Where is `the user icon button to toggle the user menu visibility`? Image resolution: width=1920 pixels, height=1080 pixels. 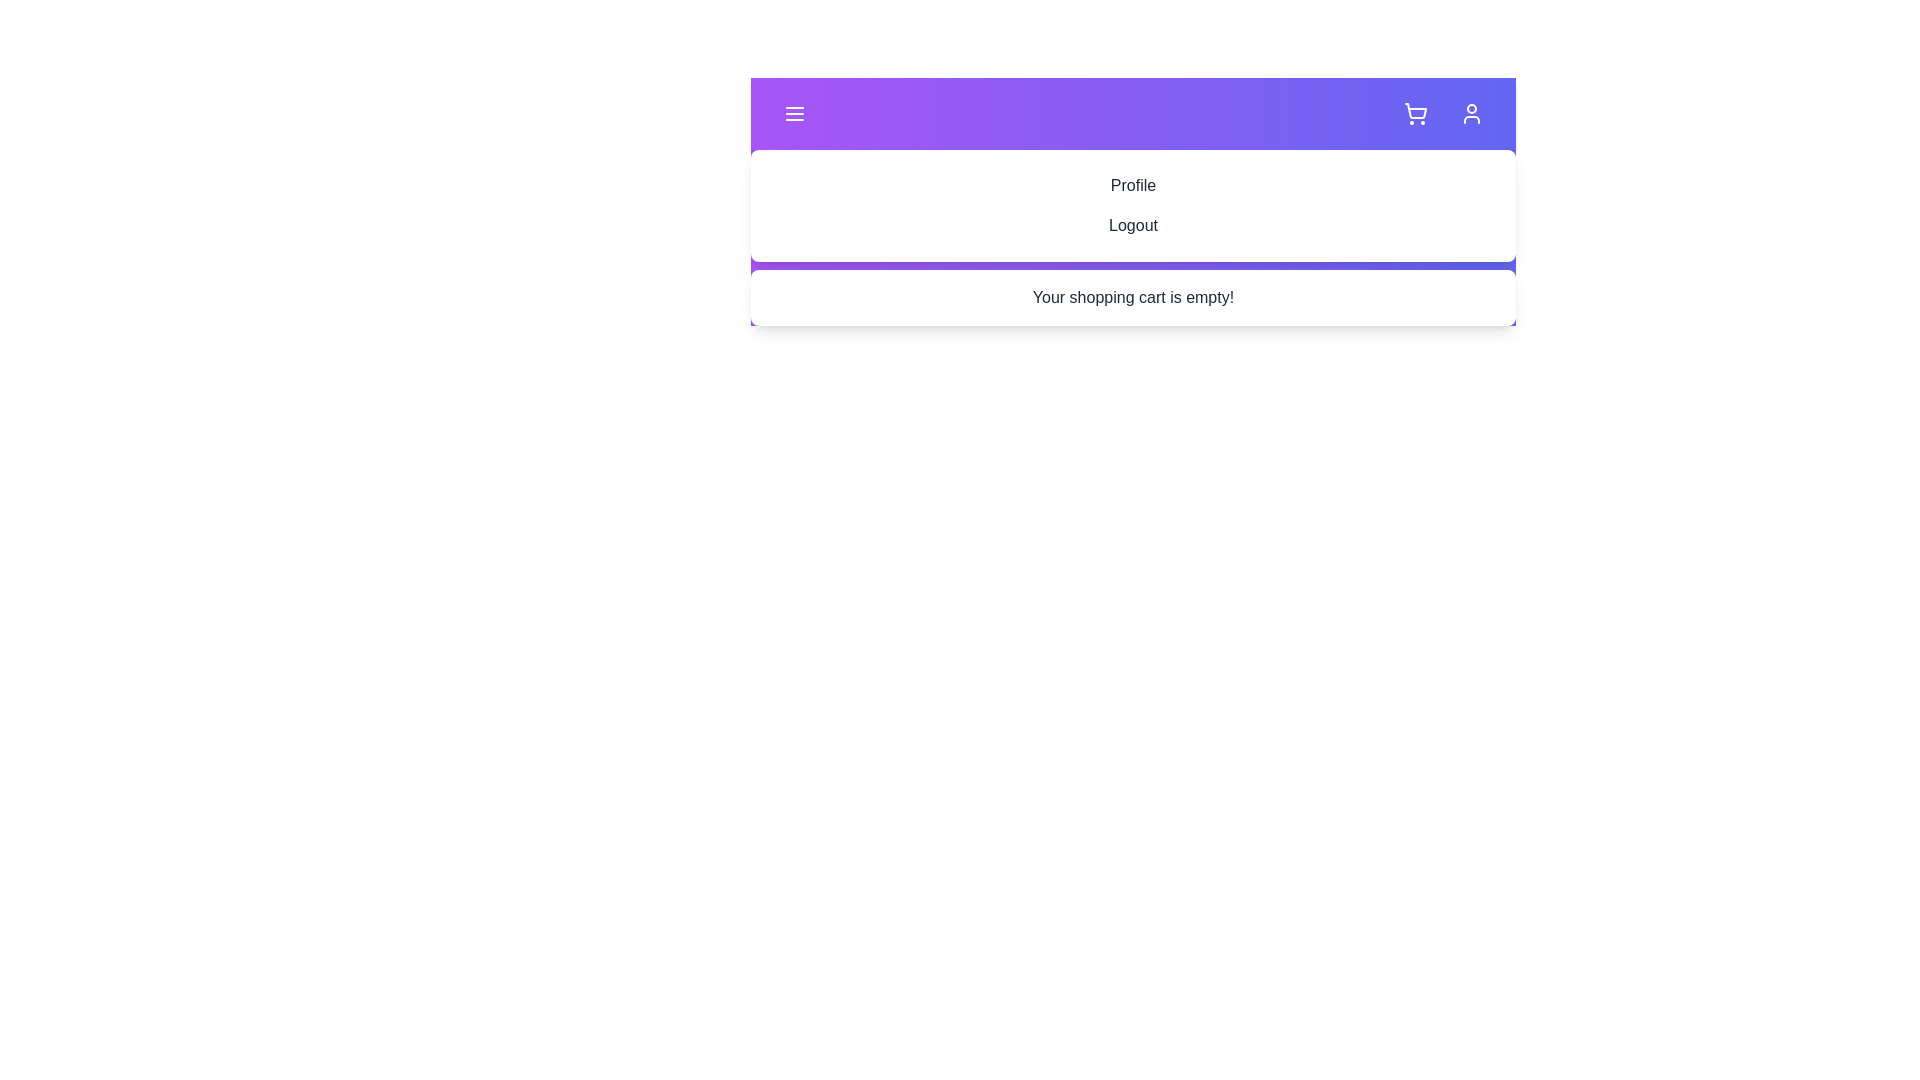 the user icon button to toggle the user menu visibility is located at coordinates (1472, 114).